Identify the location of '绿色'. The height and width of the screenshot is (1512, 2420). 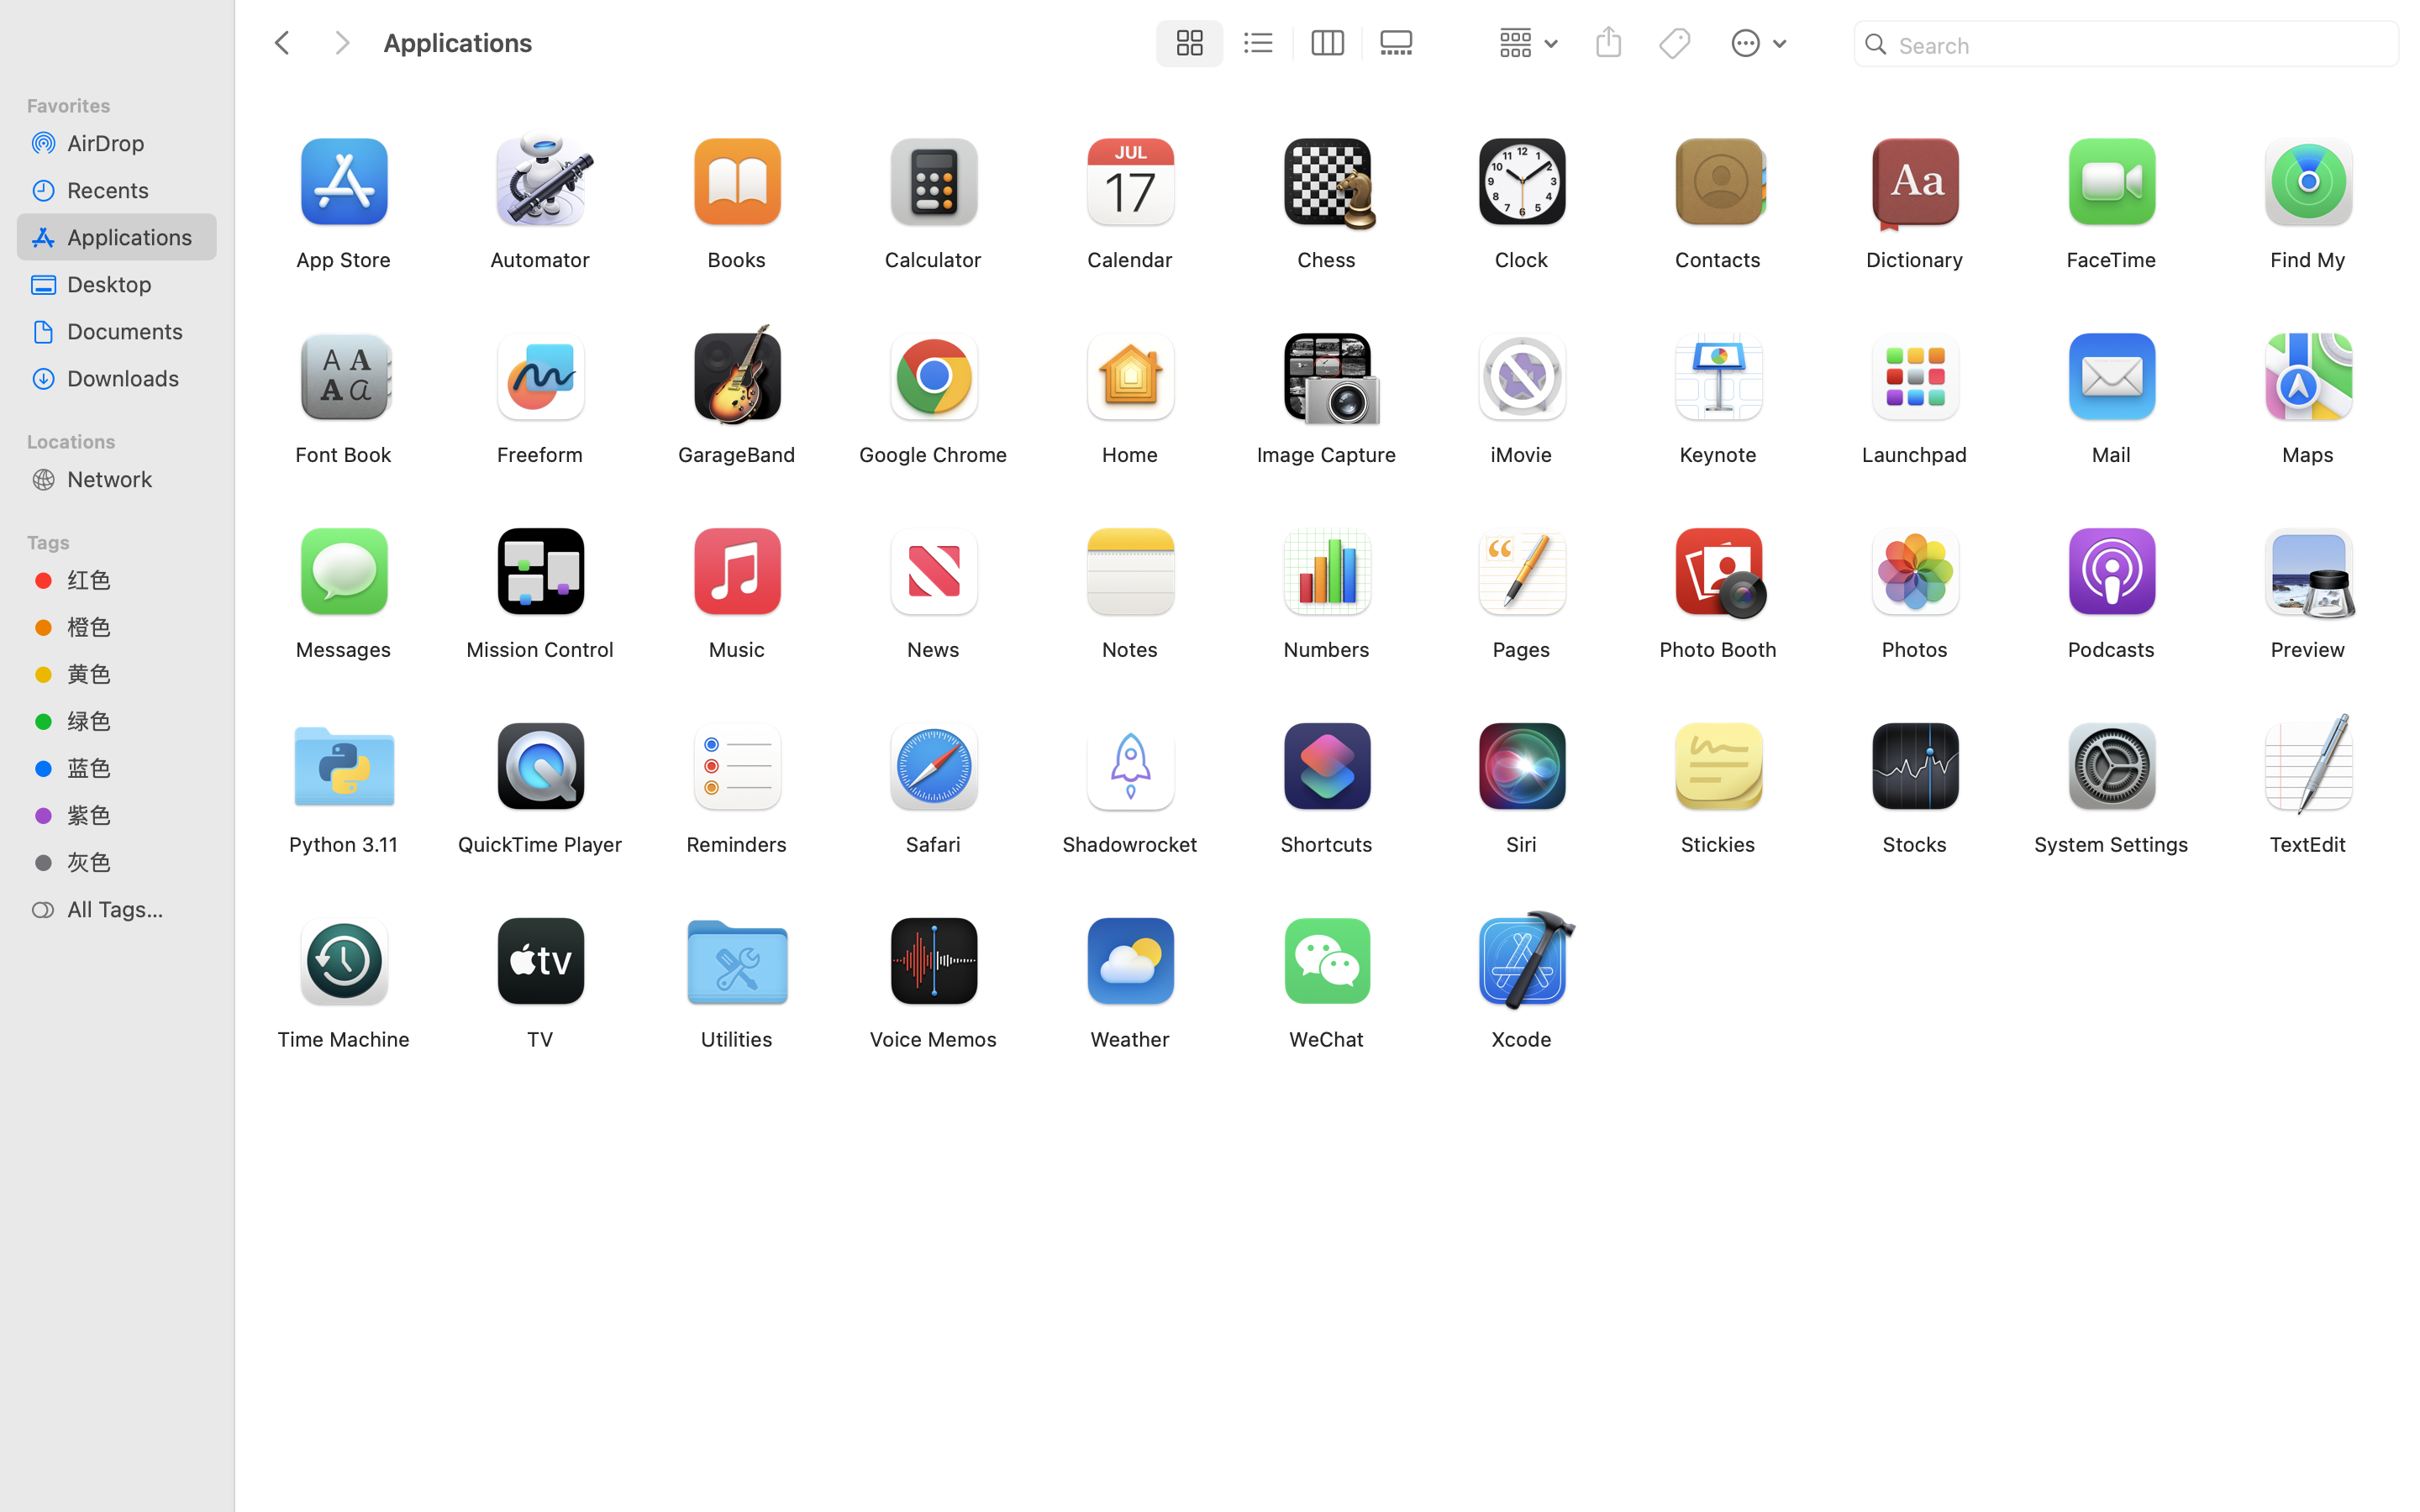
(134, 721).